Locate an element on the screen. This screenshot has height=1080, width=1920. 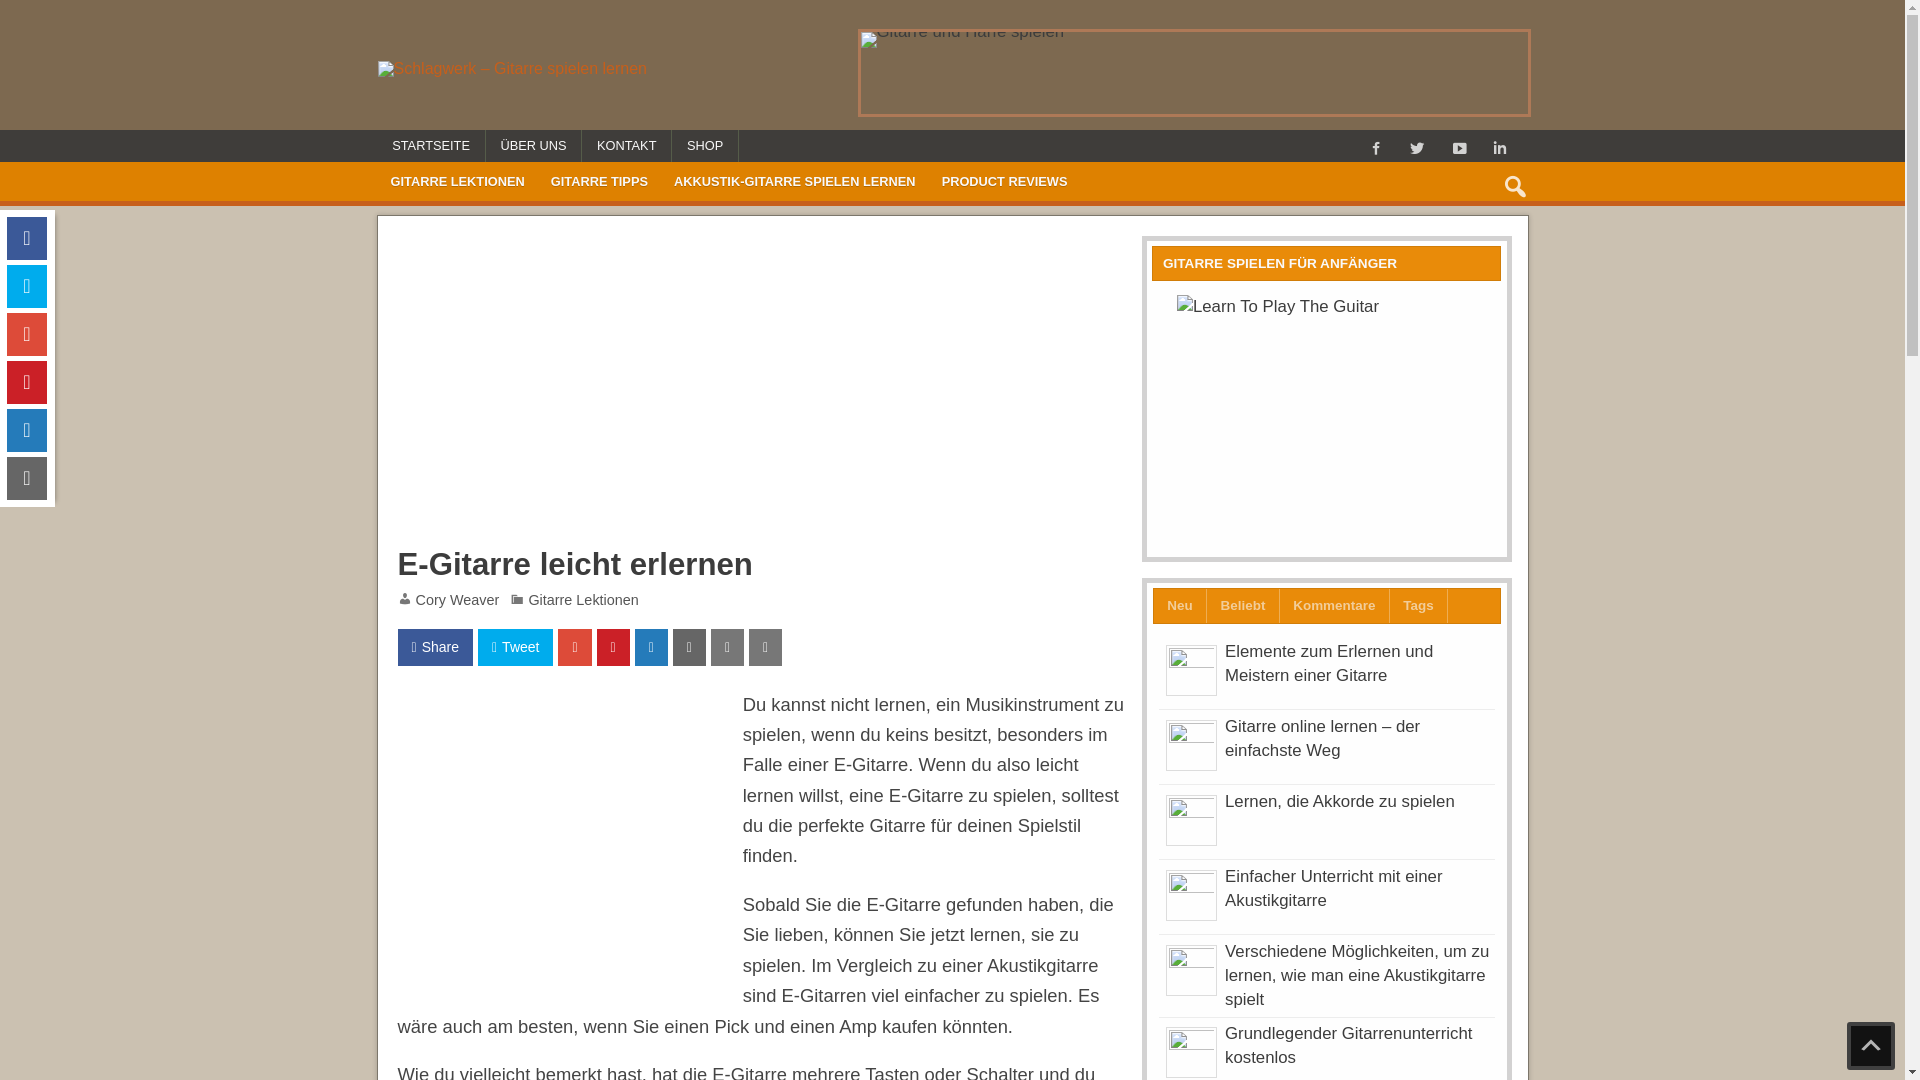
'Neu' is located at coordinates (1180, 604).